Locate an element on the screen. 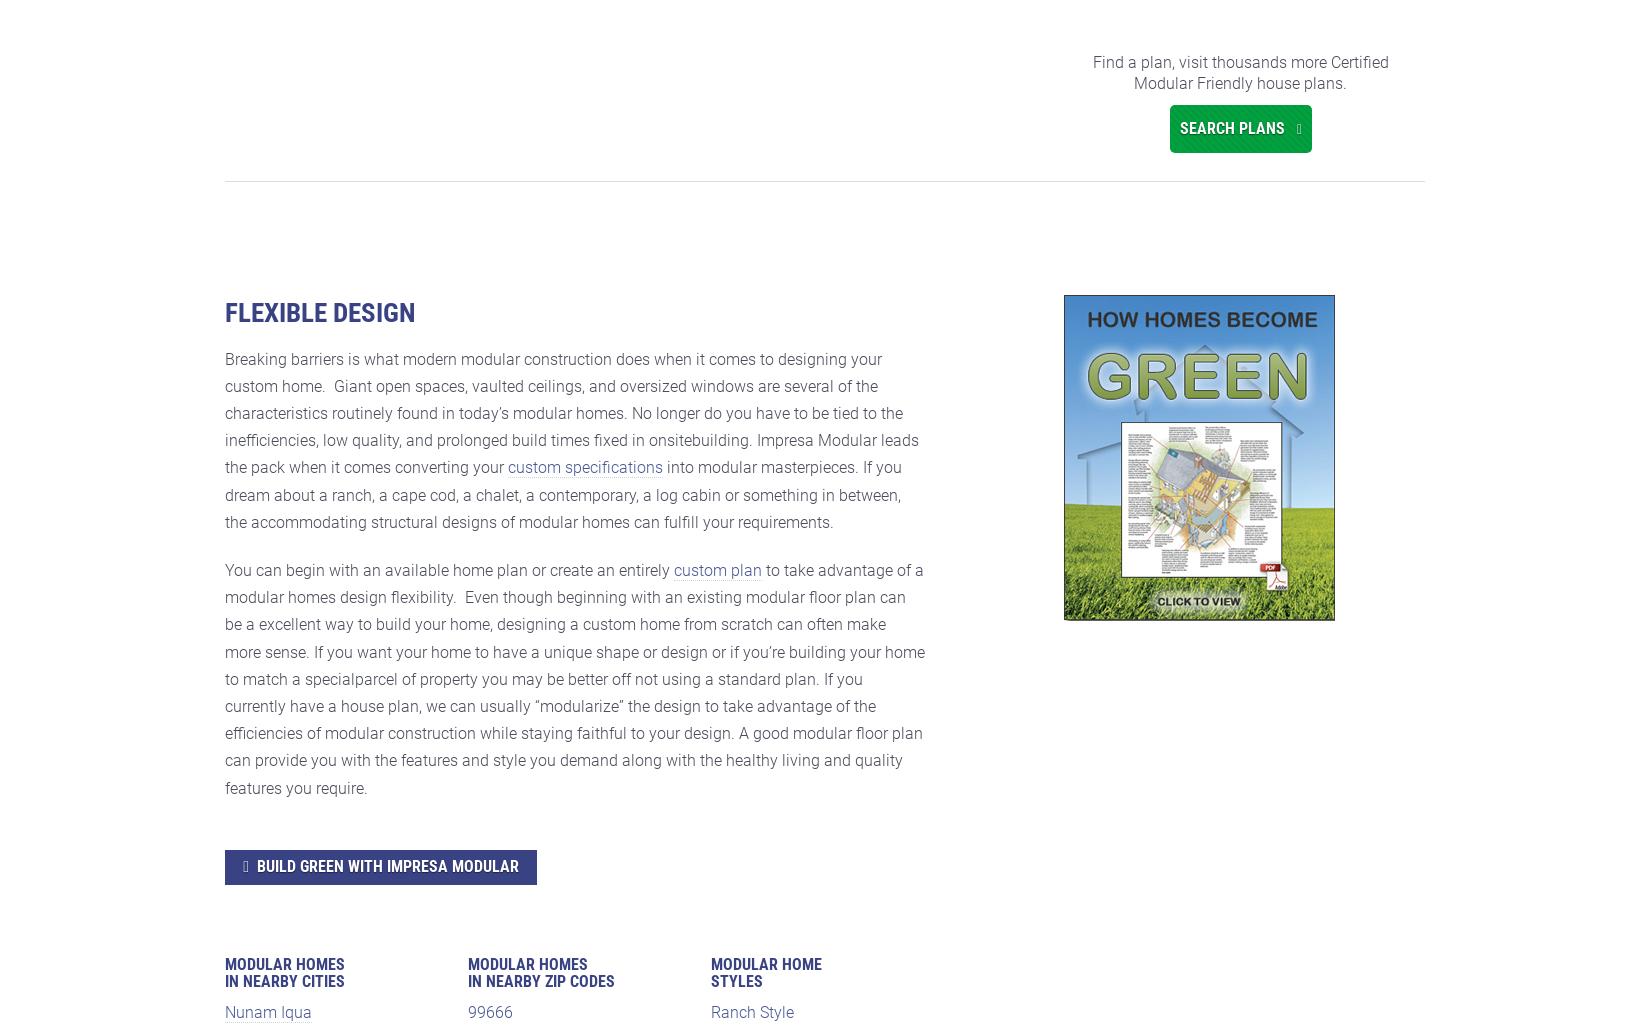  'into modular masterpieces. If you dream about a ranch, a cape cod, a chalet, a contemporary, a log cabin or something in between, the accommodating structural designs of modular homes can fulfill your requirements.' is located at coordinates (562, 494).